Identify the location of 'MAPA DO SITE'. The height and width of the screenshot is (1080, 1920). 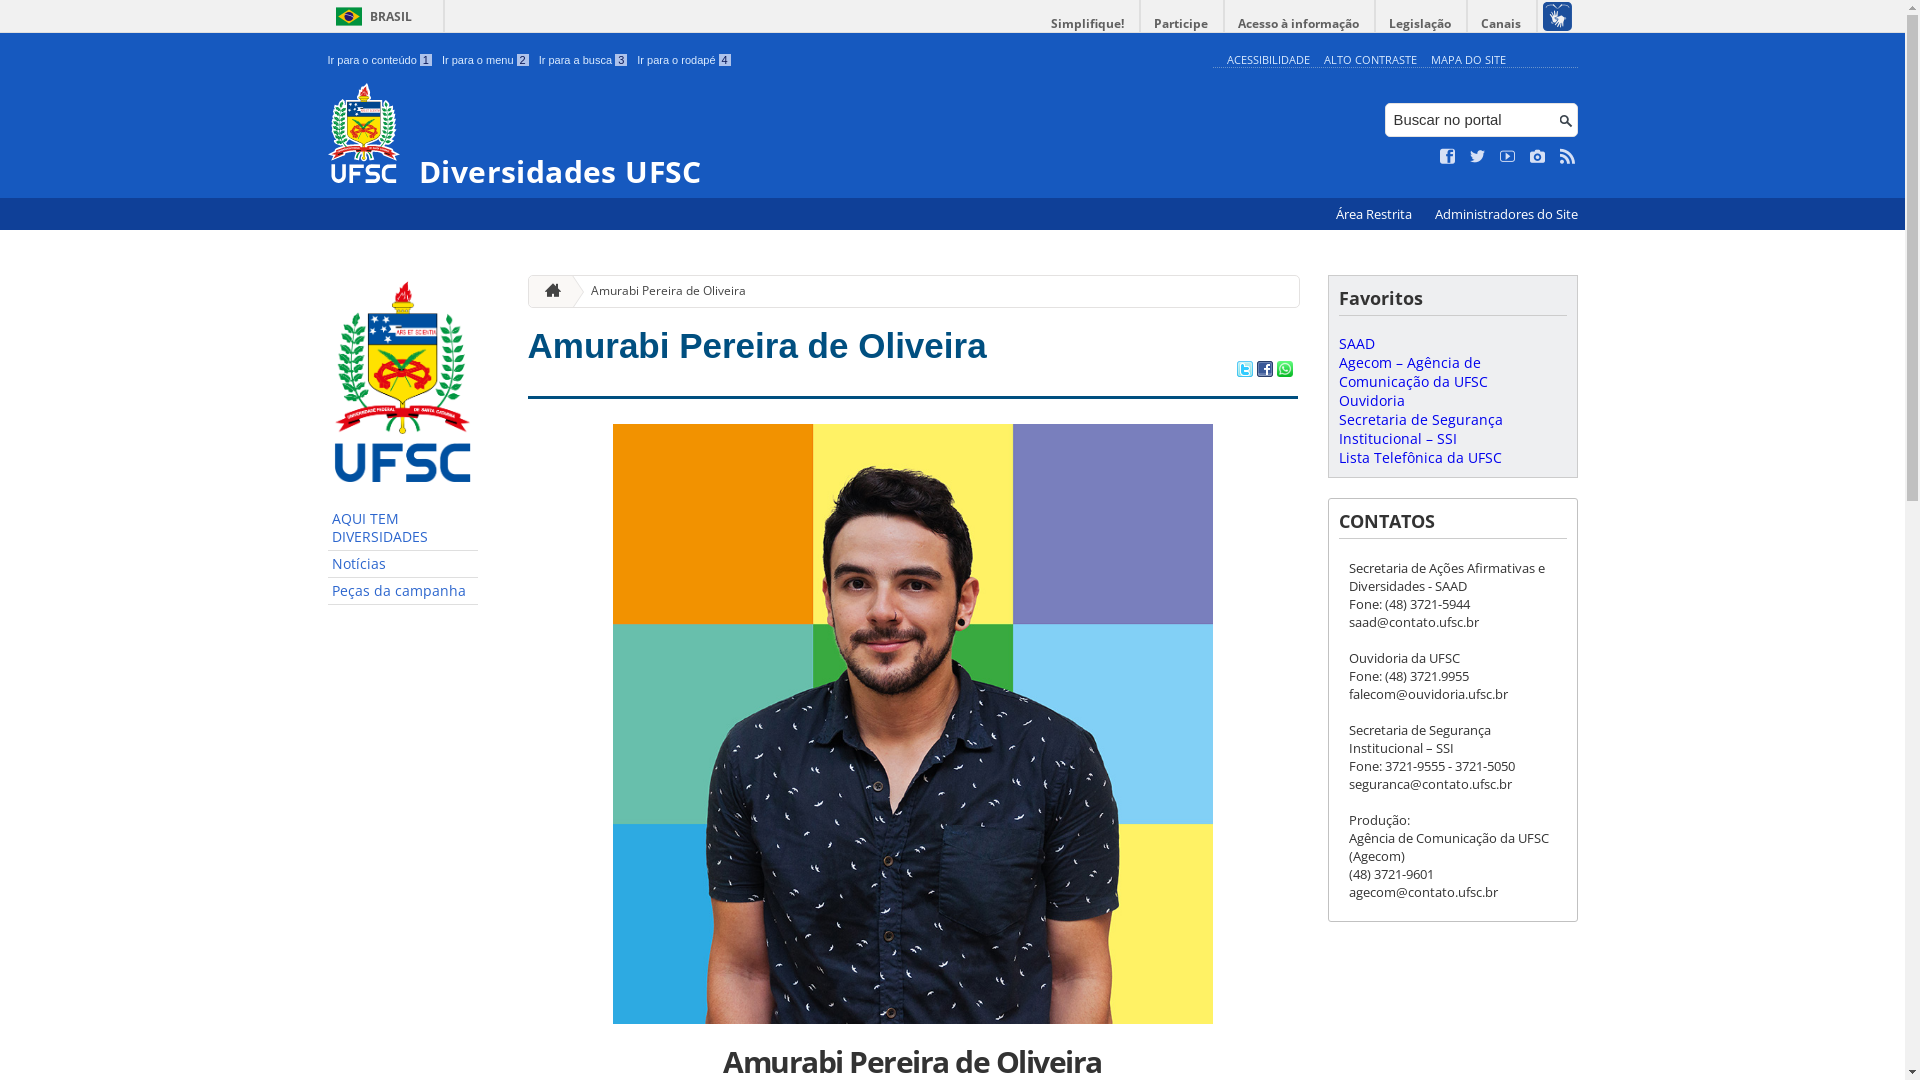
(1429, 58).